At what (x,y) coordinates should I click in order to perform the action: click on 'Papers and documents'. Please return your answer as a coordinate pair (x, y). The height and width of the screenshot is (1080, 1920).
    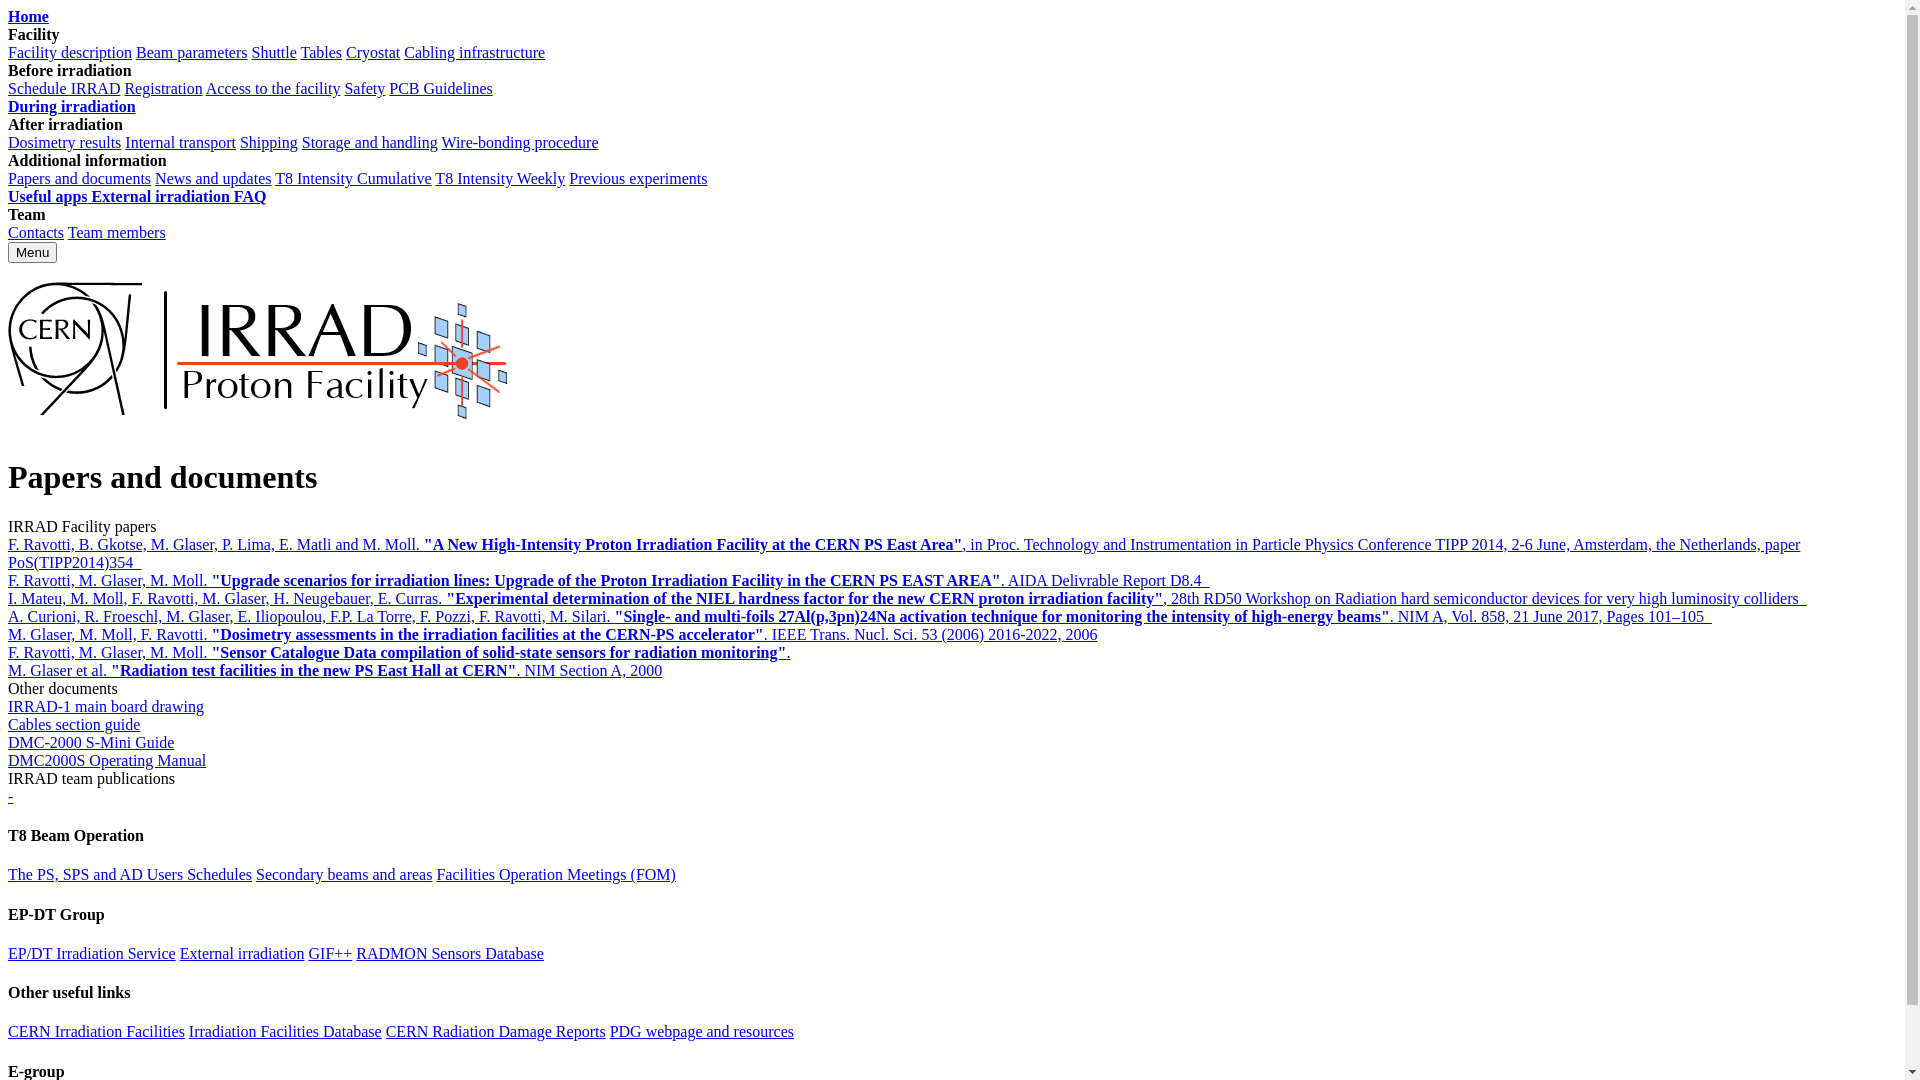
    Looking at the image, I should click on (79, 177).